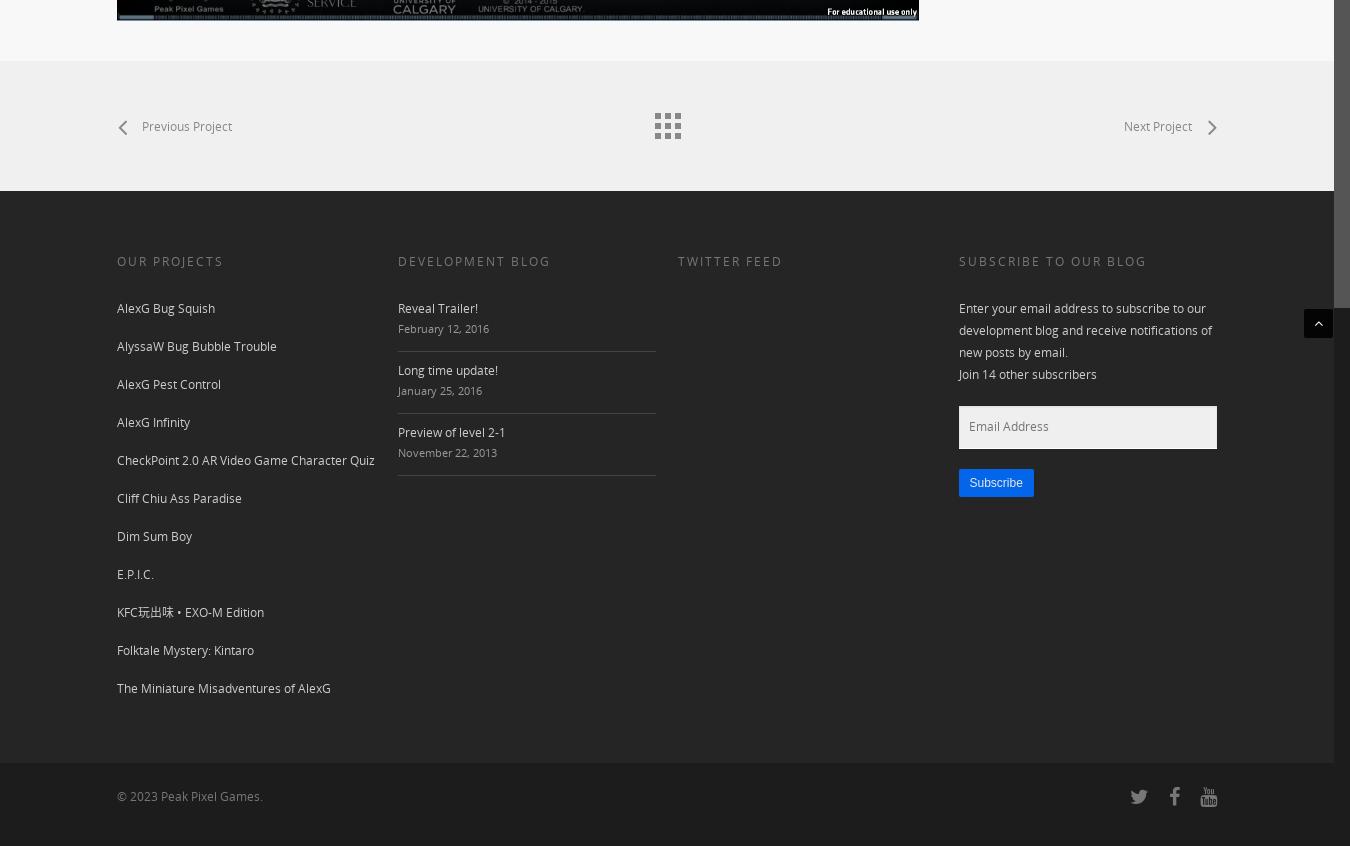 The width and height of the screenshot is (1350, 846). Describe the element at coordinates (244, 459) in the screenshot. I see `'CheckPoint 2.0 AR Video Game Character Quiz'` at that location.